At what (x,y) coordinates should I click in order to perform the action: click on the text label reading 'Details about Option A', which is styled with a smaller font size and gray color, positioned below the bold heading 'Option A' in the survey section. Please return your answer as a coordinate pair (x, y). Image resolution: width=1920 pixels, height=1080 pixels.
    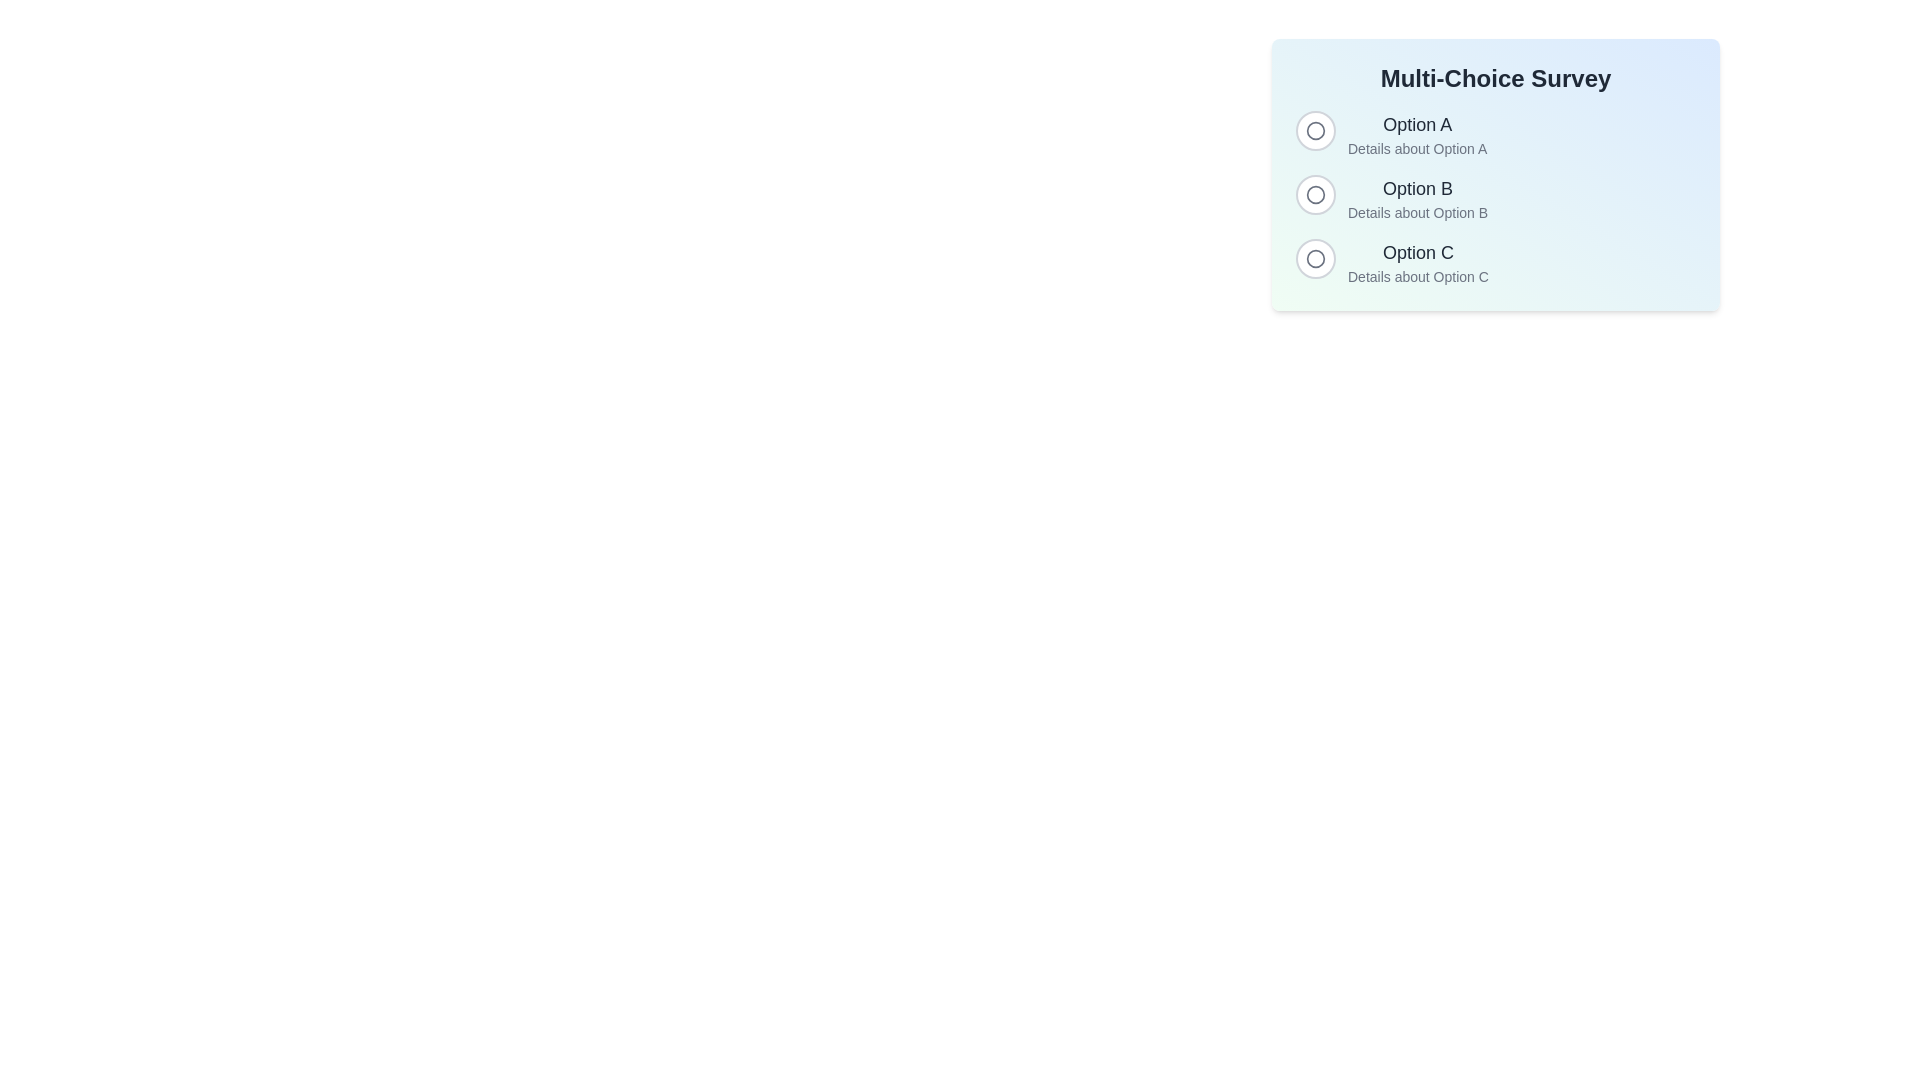
    Looking at the image, I should click on (1416, 148).